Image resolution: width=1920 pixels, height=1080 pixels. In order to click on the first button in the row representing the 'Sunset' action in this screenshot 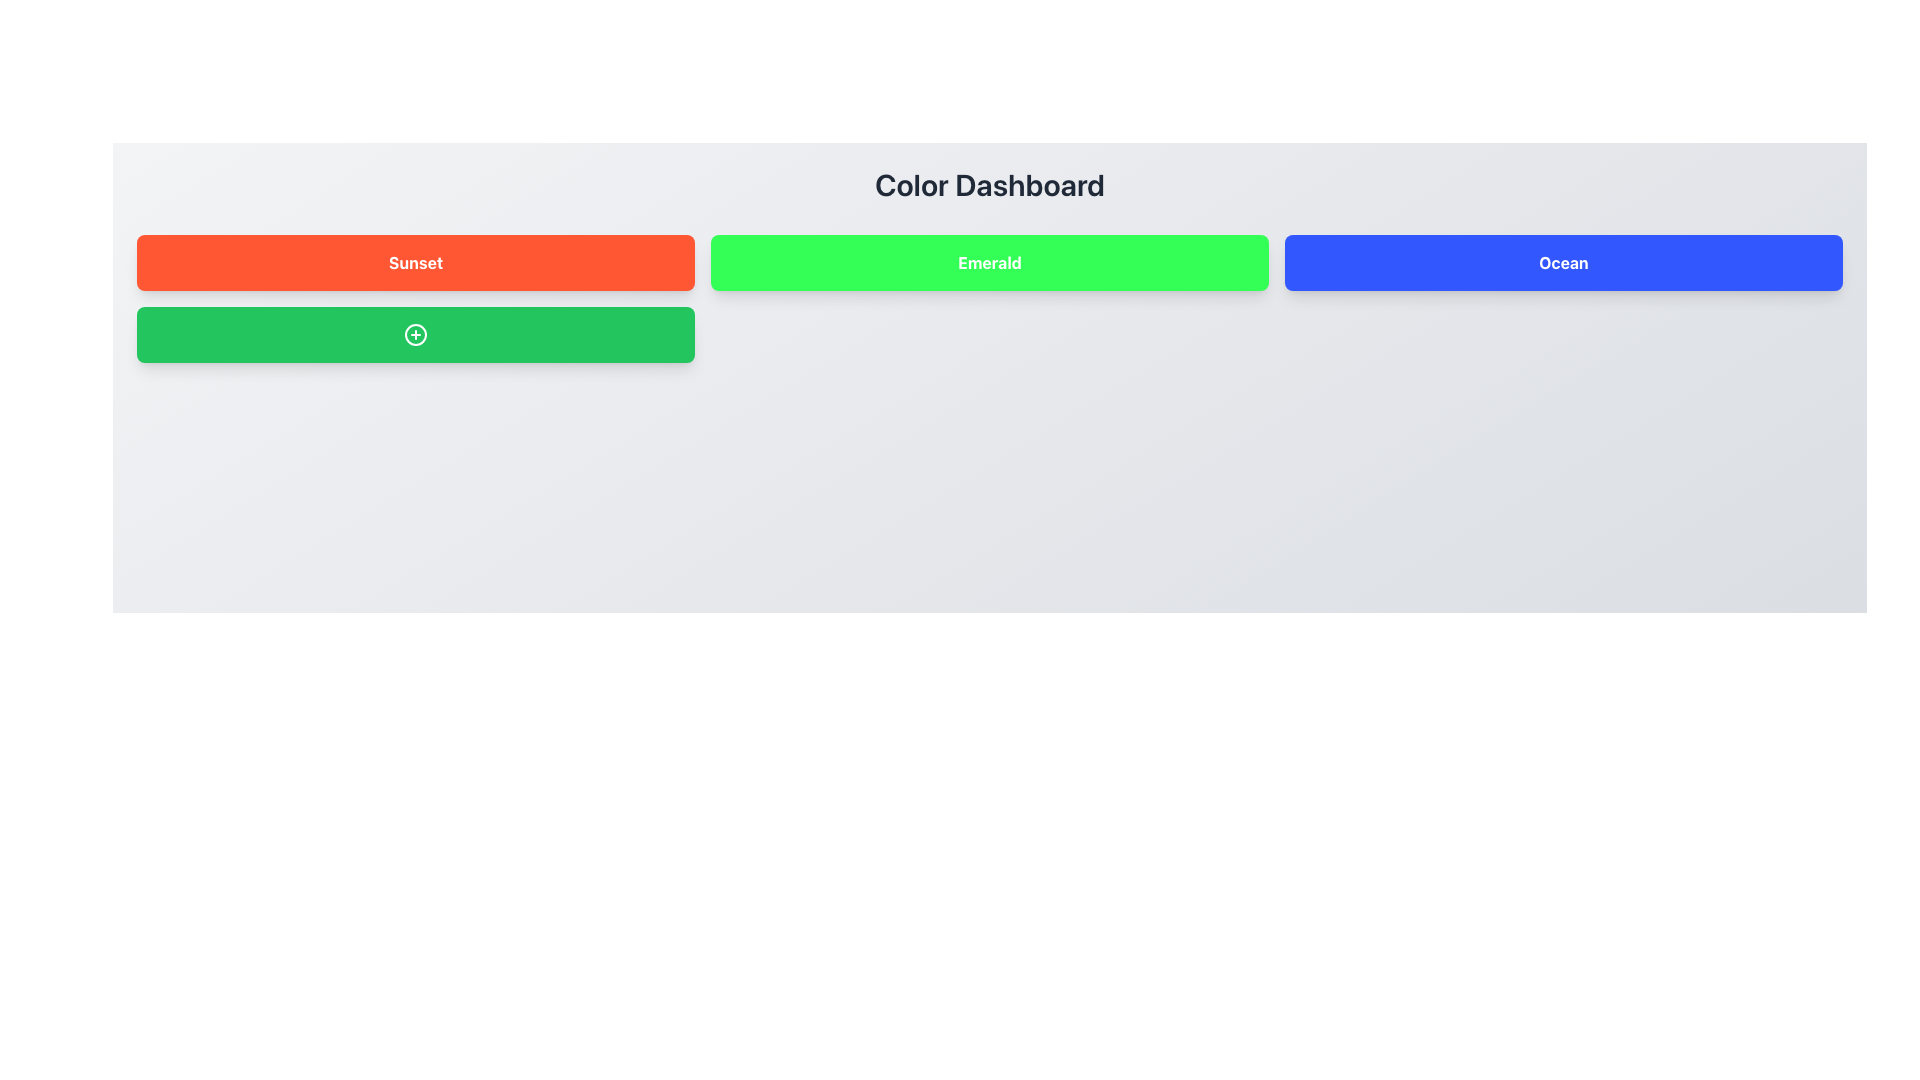, I will do `click(415, 261)`.